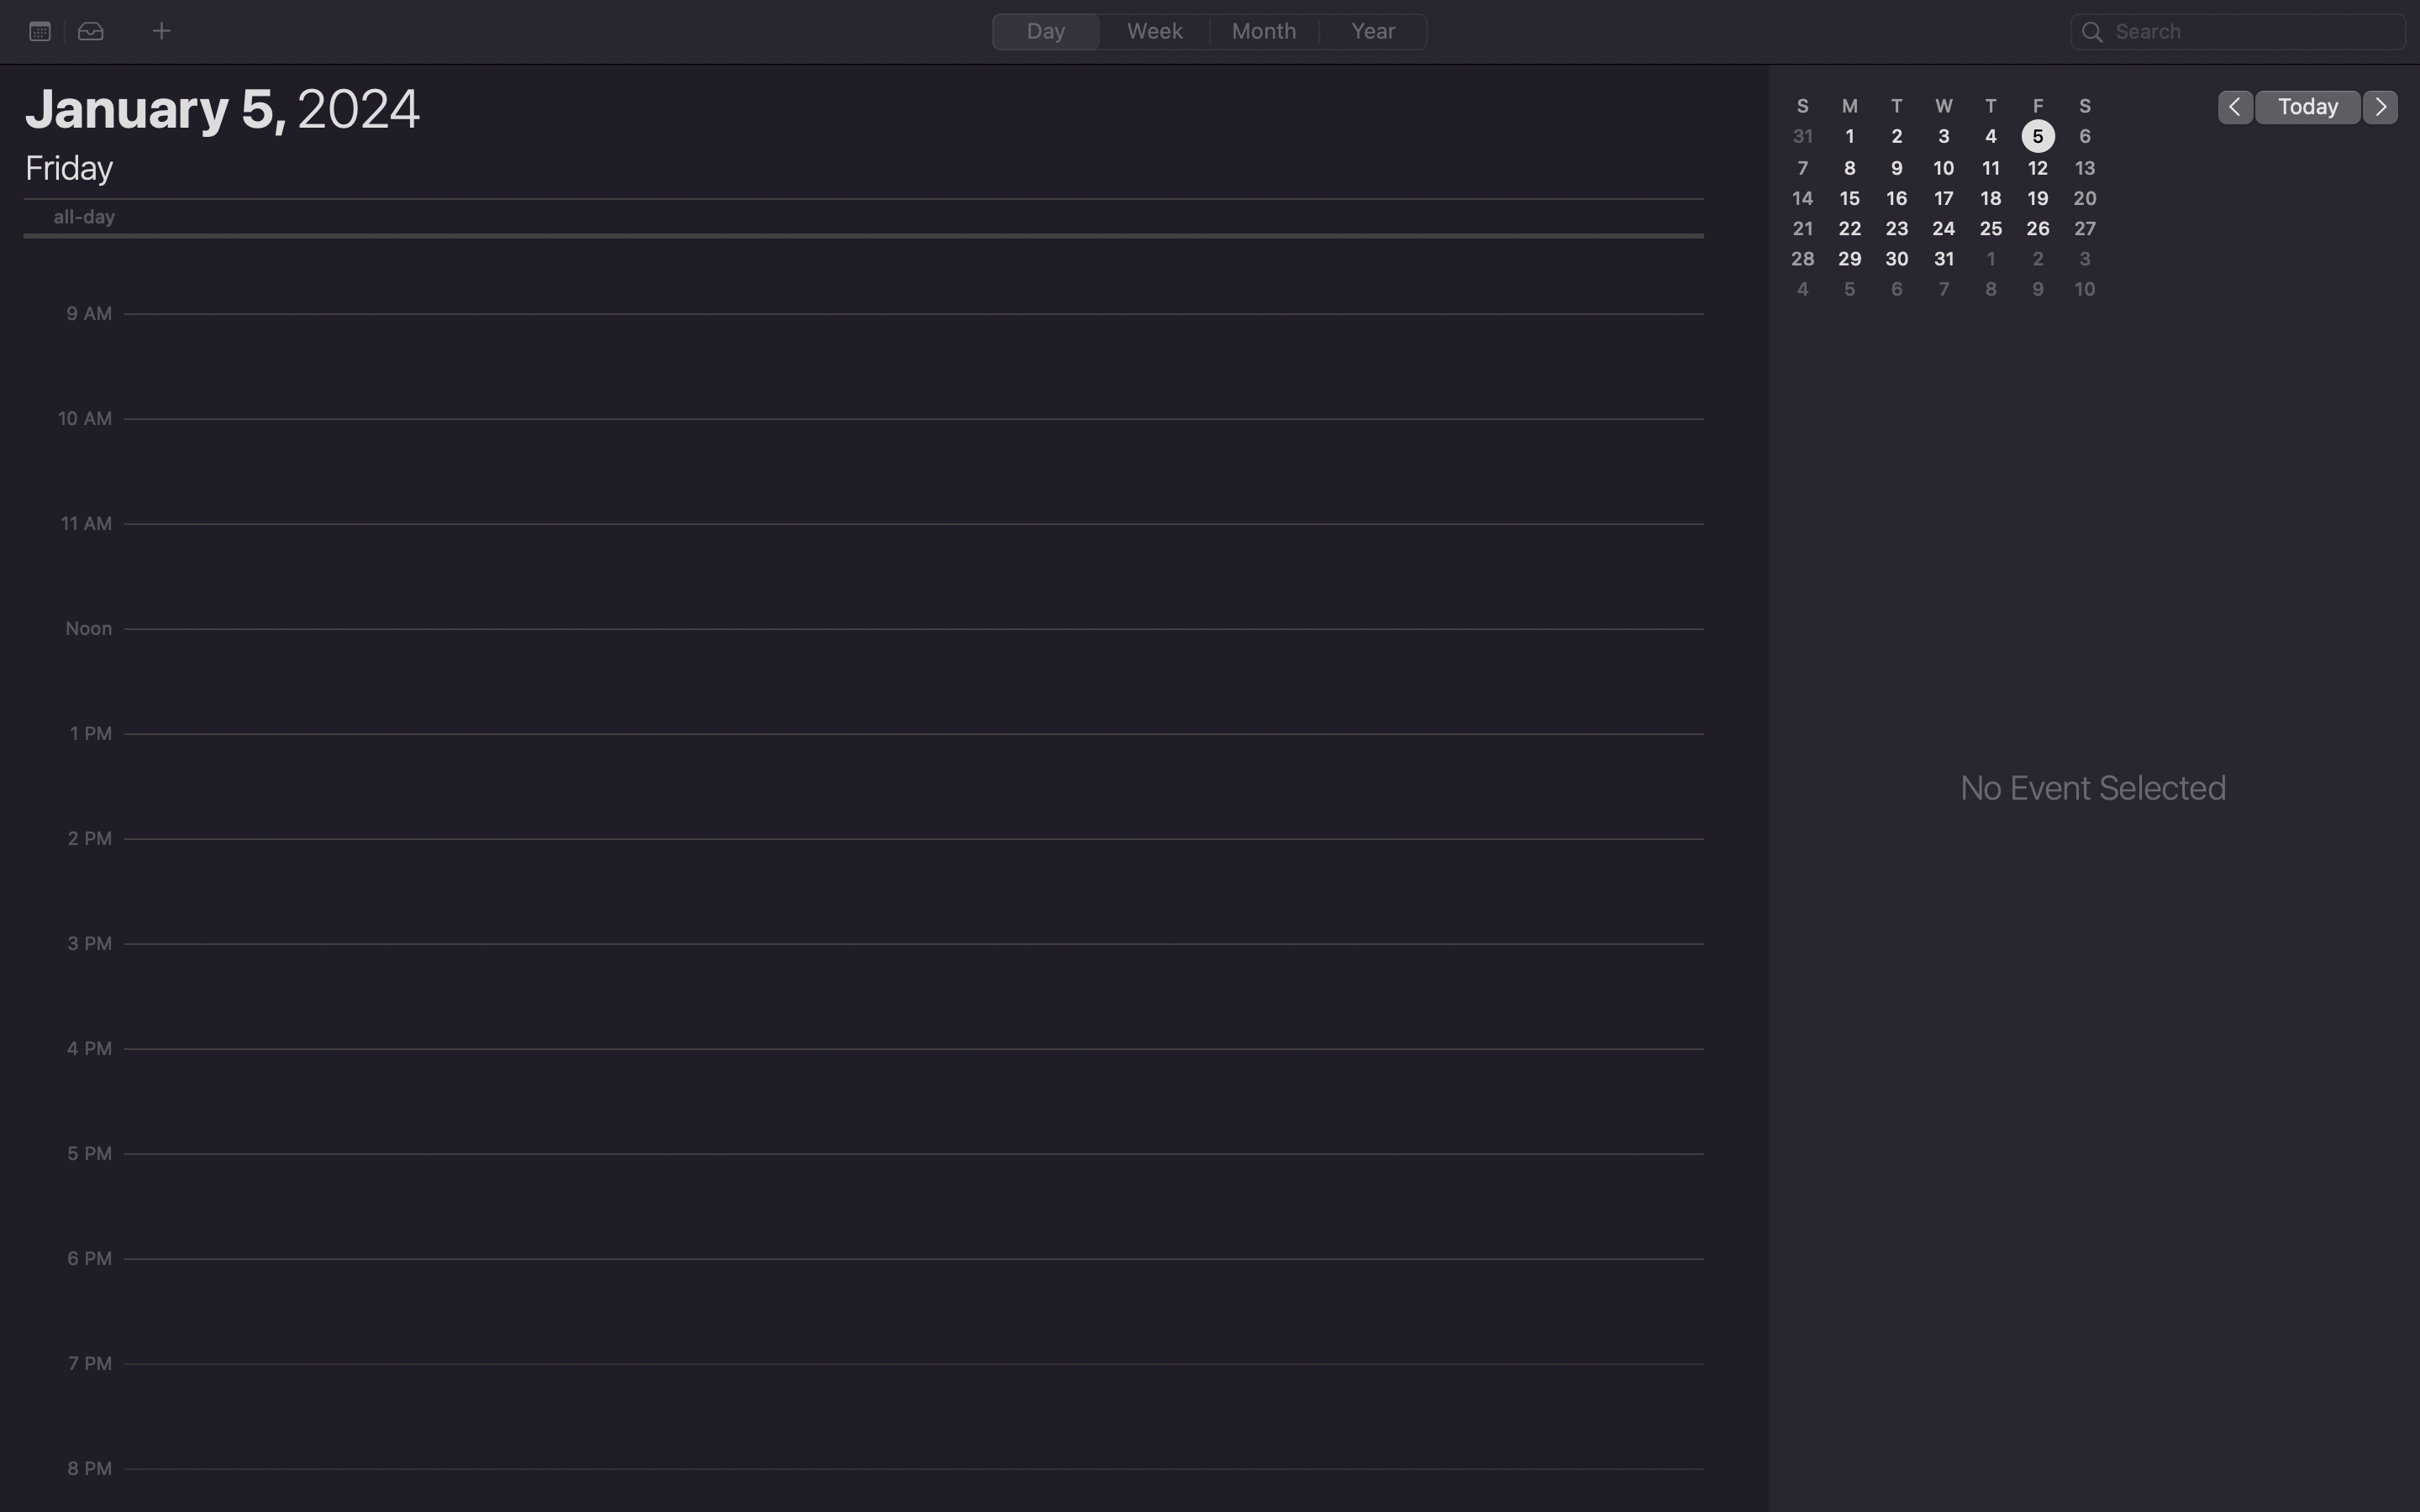 This screenshot has height=1512, width=2420. I want to click on Change the calendar to a day view, so click(1045, 30).